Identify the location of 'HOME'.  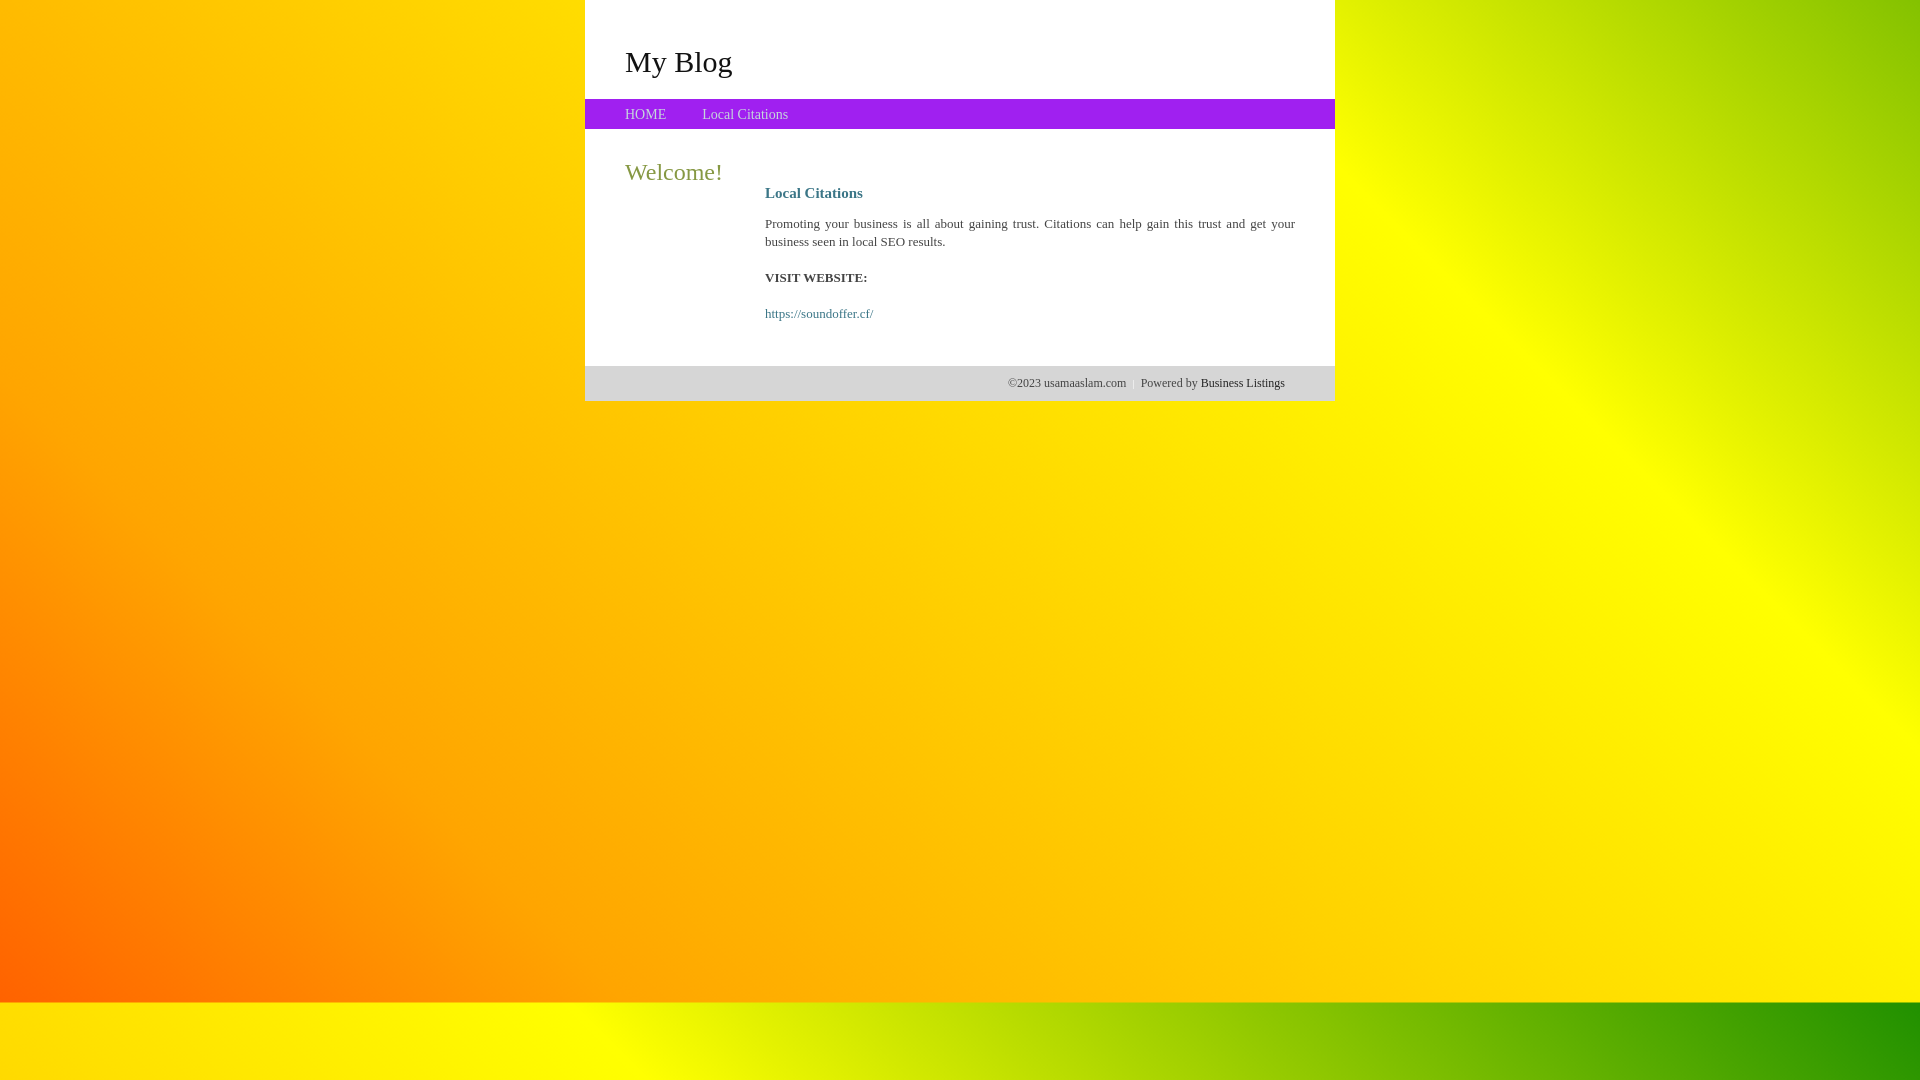
(623, 114).